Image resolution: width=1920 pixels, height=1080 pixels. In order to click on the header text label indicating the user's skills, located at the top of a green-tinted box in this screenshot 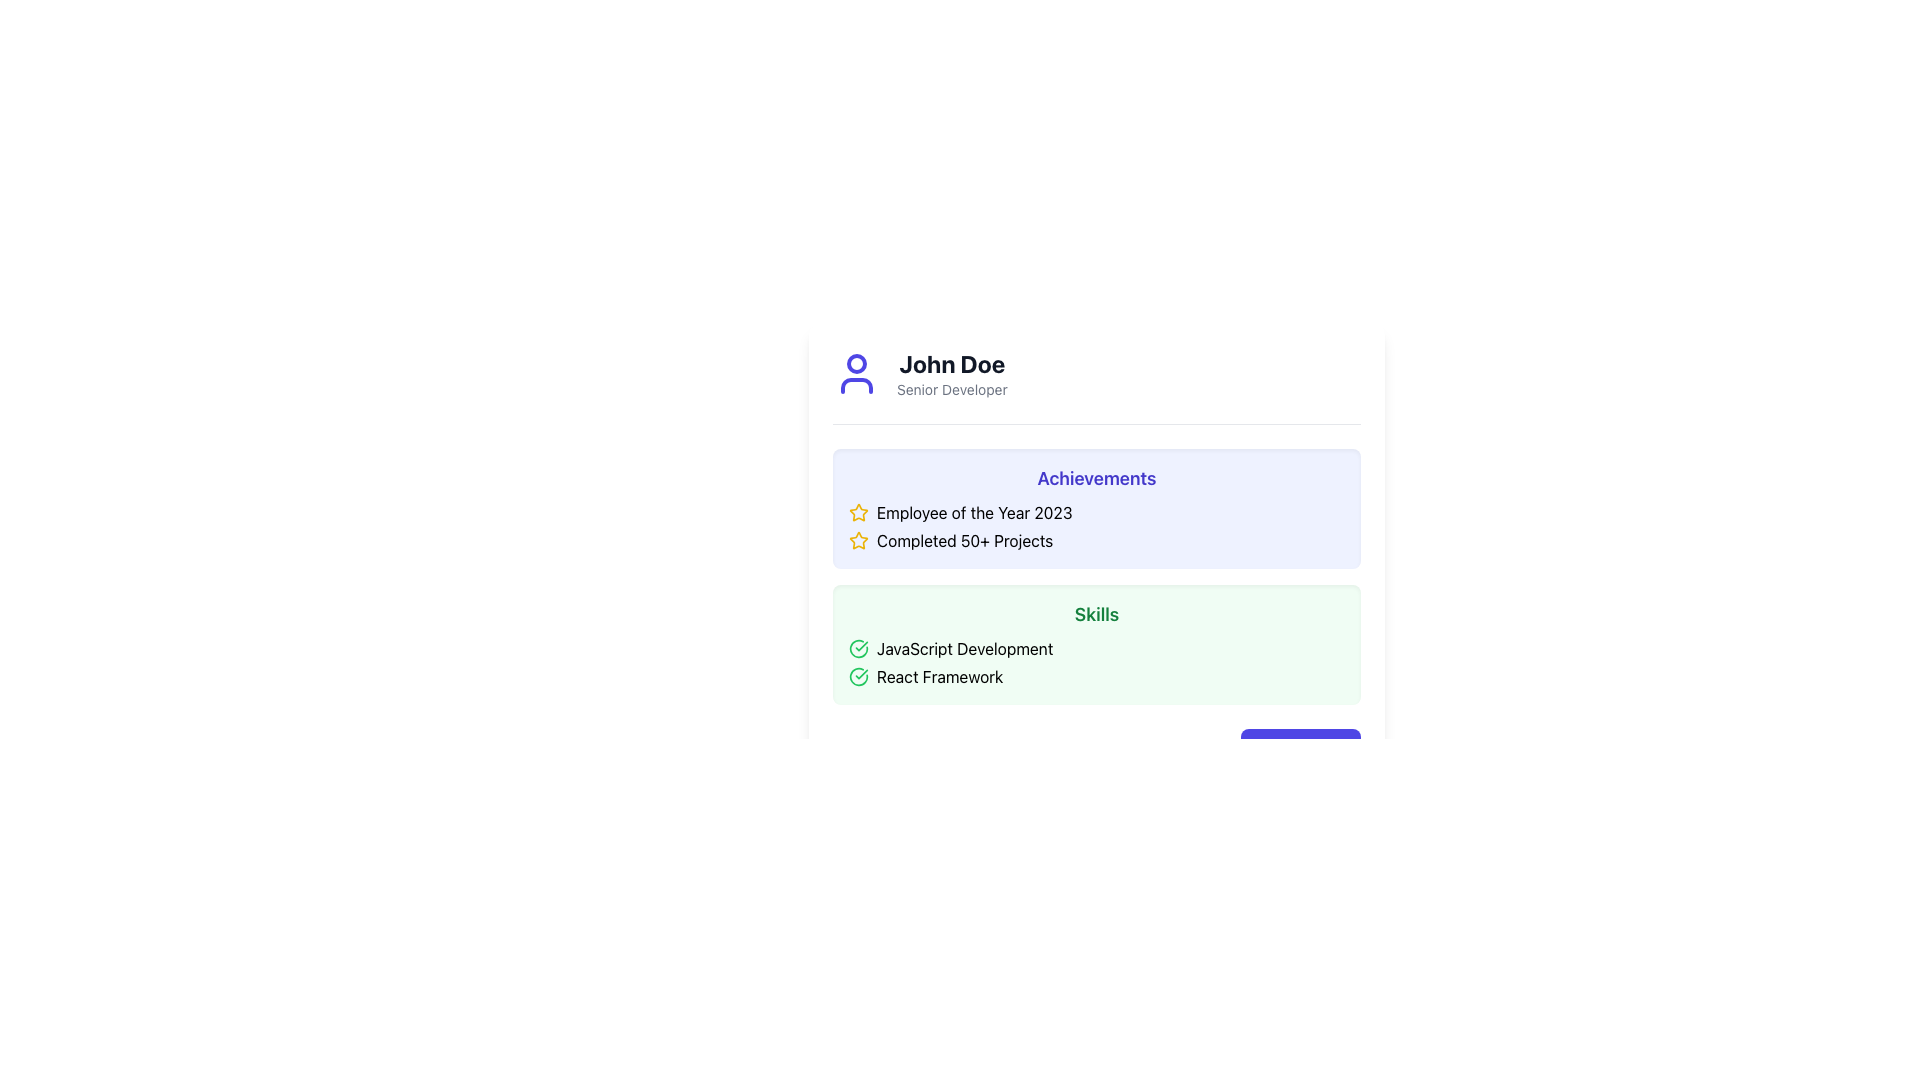, I will do `click(1096, 613)`.